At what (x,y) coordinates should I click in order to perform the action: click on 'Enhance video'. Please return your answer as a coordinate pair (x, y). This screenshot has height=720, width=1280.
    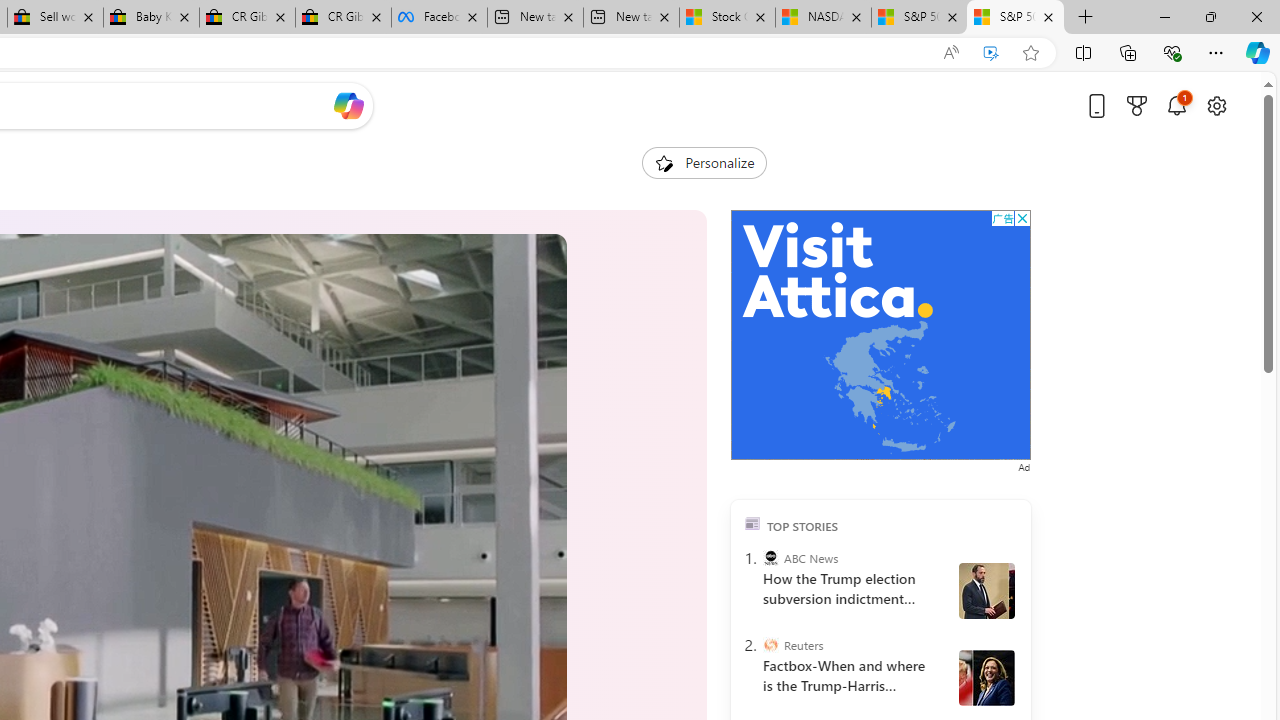
    Looking at the image, I should click on (991, 52).